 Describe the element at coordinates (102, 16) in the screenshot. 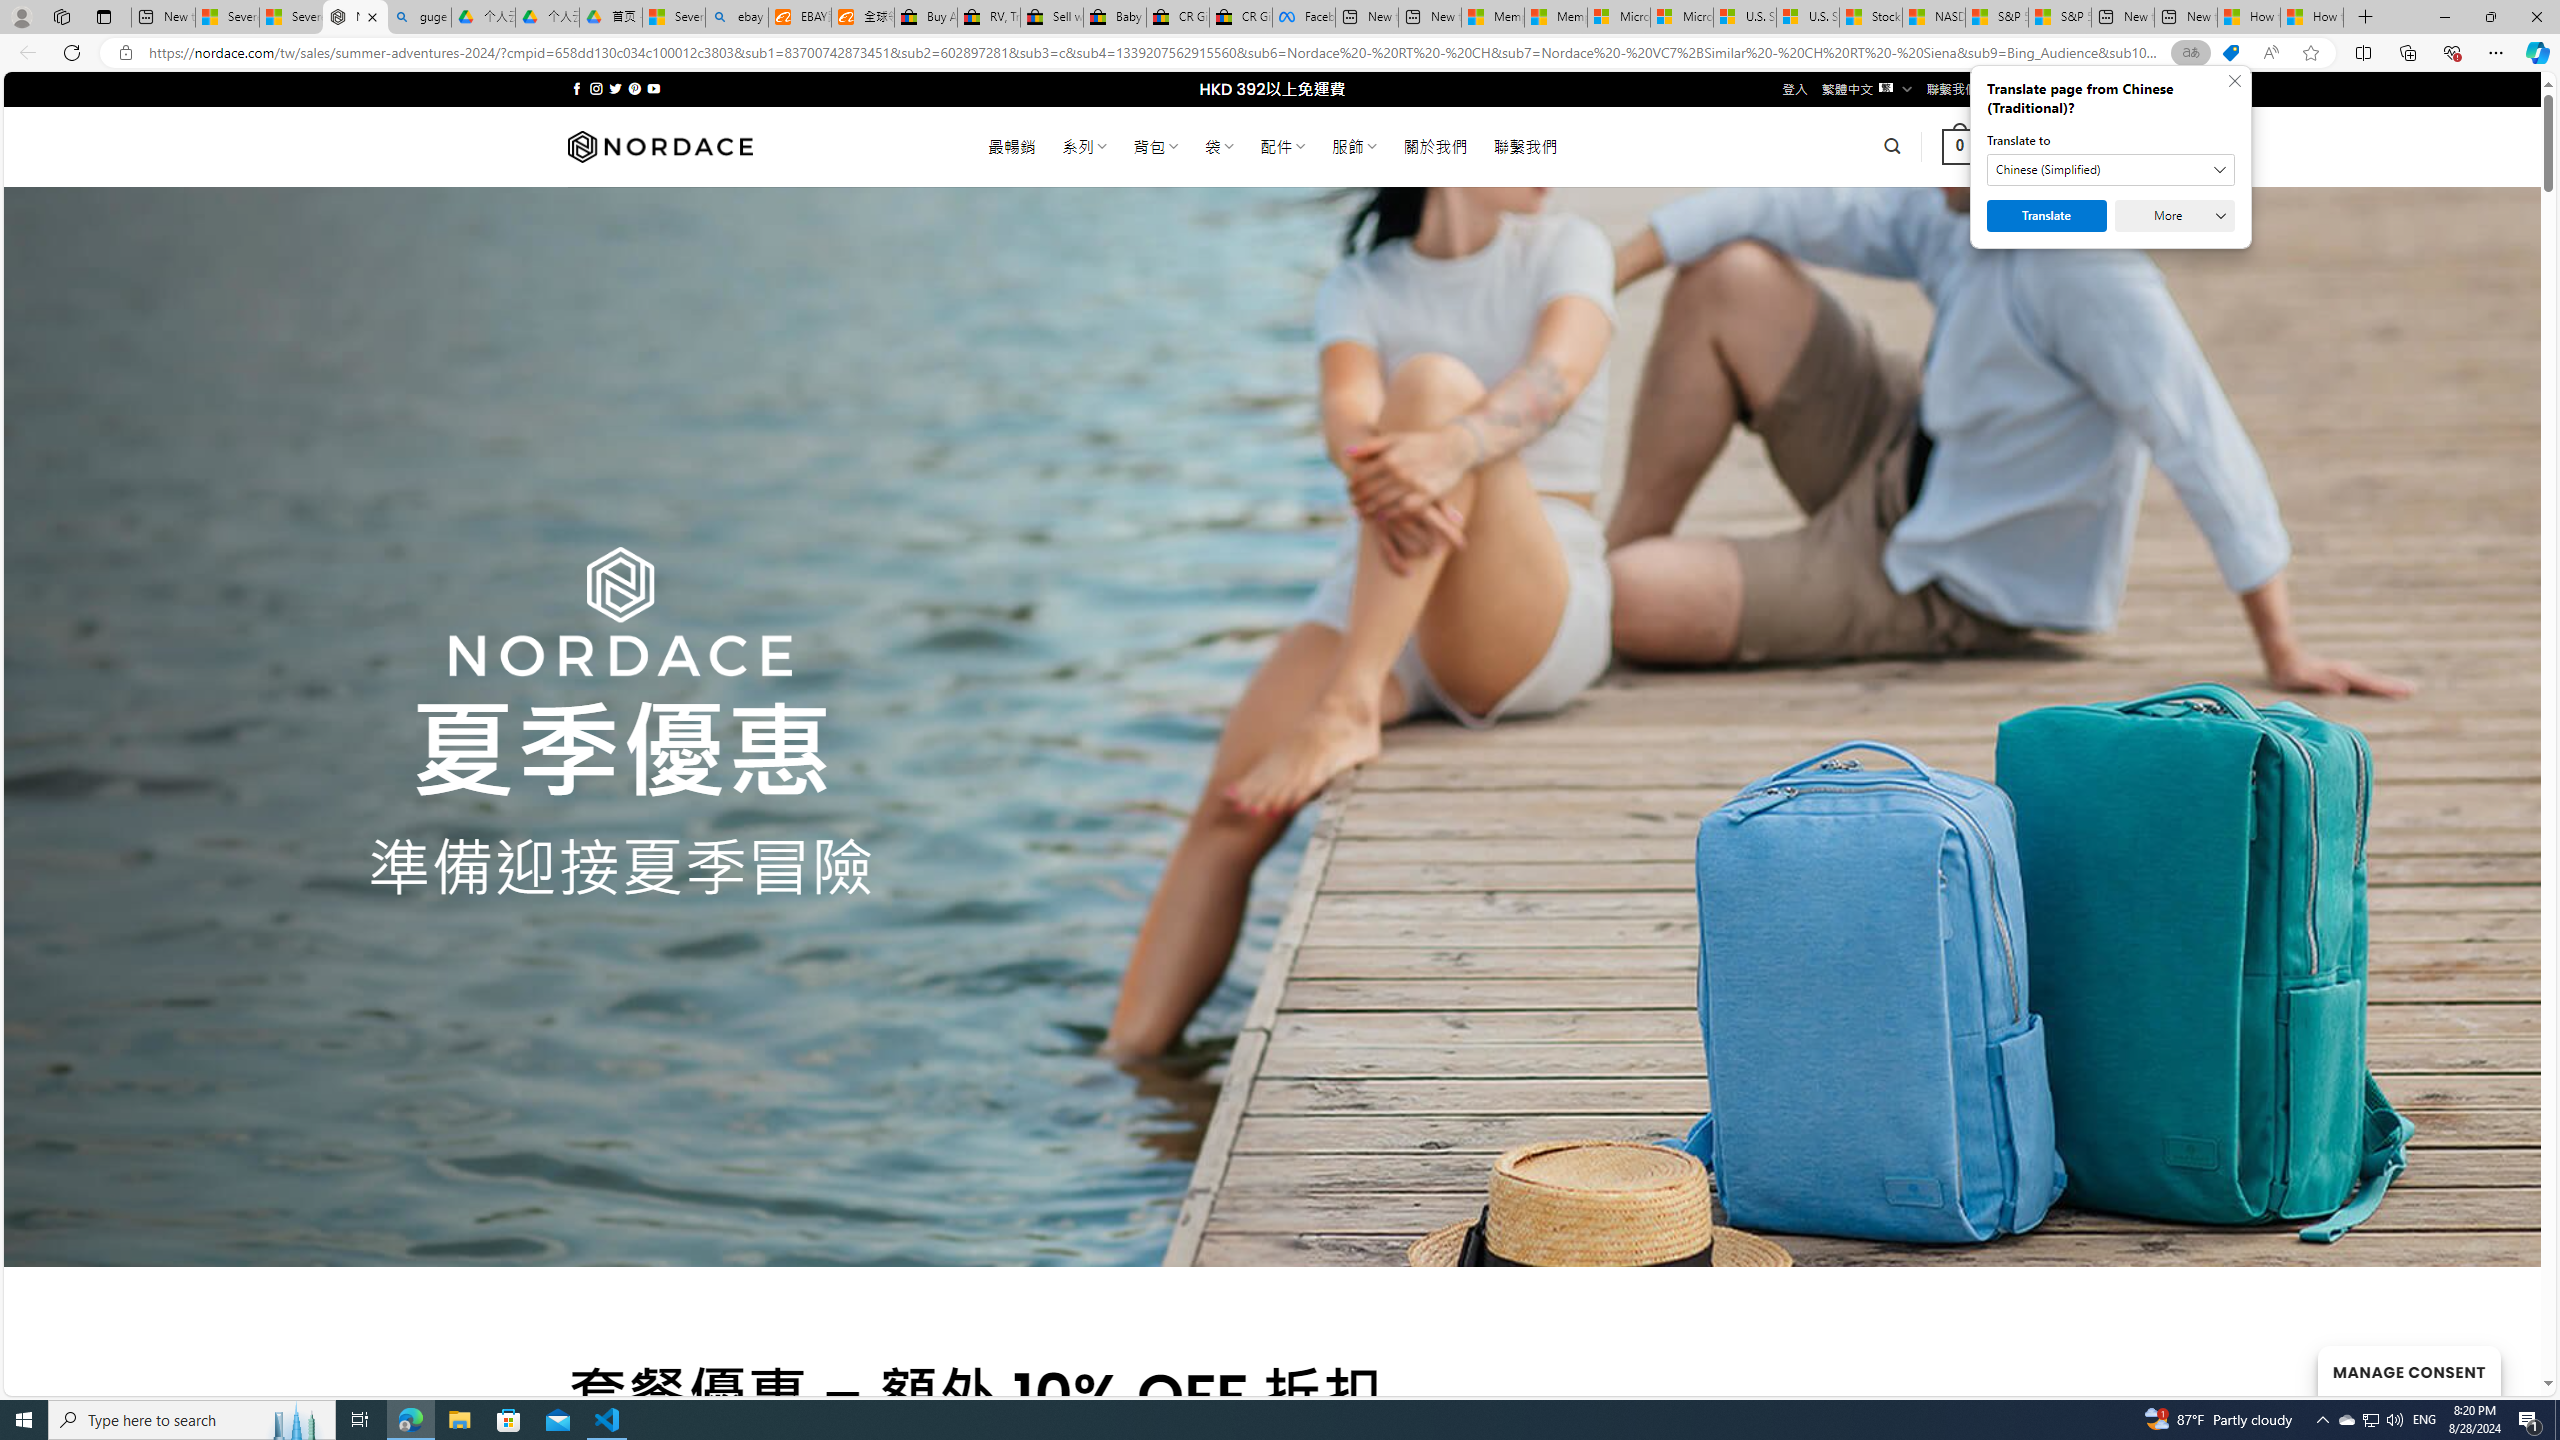

I see `'Tab actions menu'` at that location.